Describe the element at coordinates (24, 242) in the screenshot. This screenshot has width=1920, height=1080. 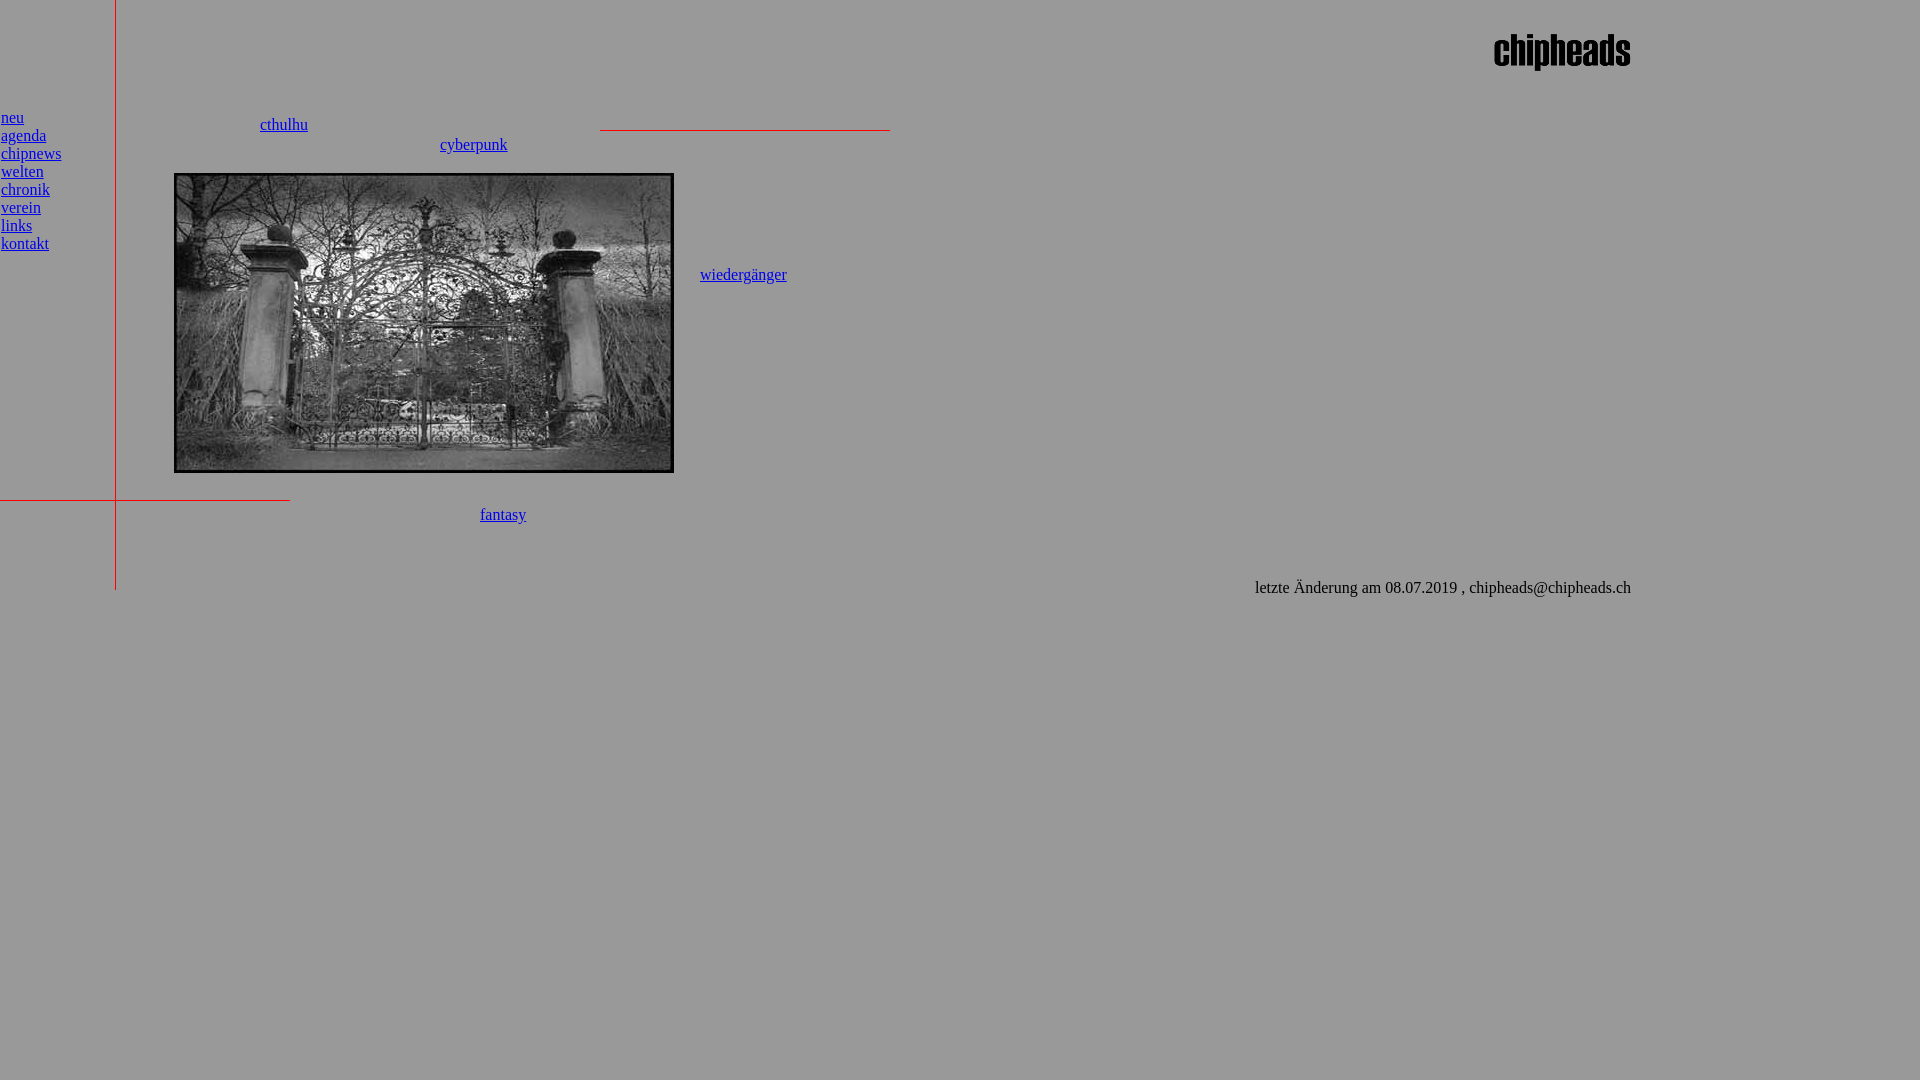
I see `'kontakt'` at that location.